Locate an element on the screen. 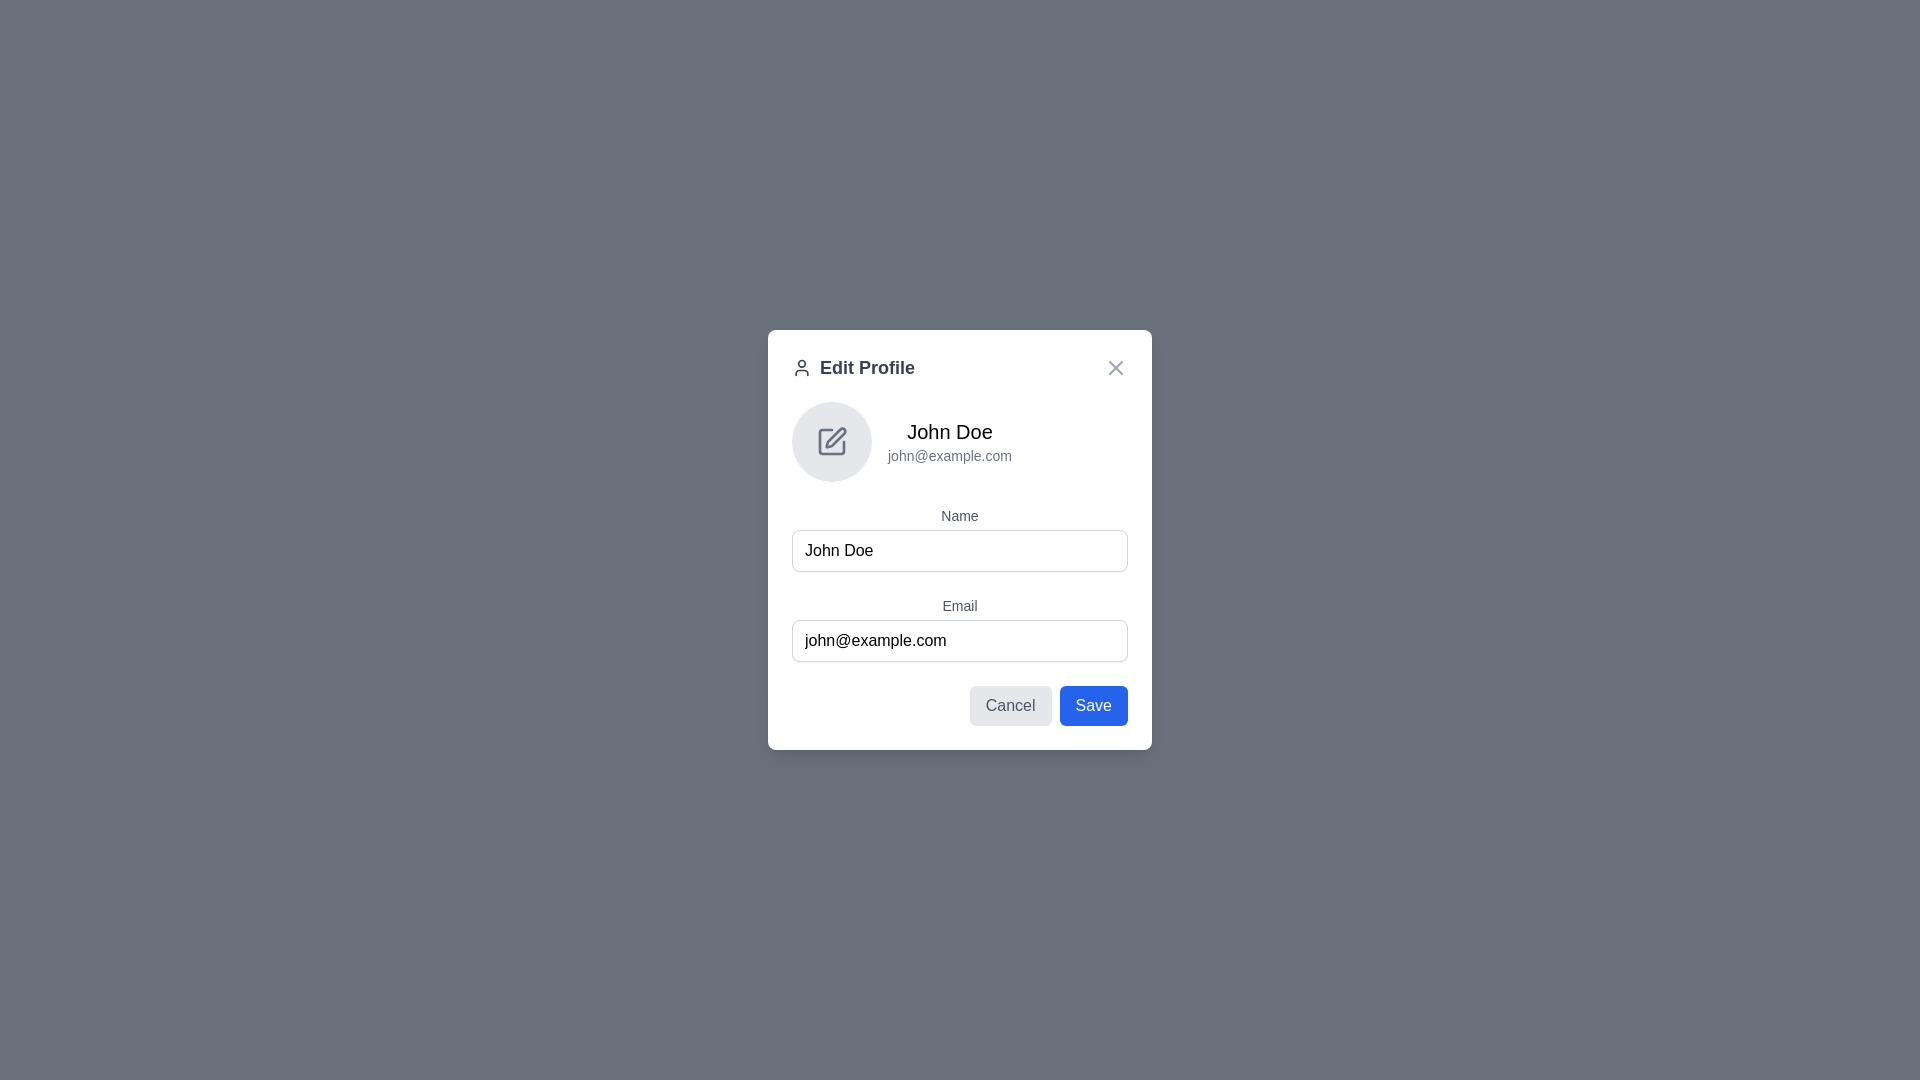 This screenshot has width=1920, height=1080. the 'Cancel' button located in the bottom-right section of the modal dialog box is located at coordinates (1010, 704).